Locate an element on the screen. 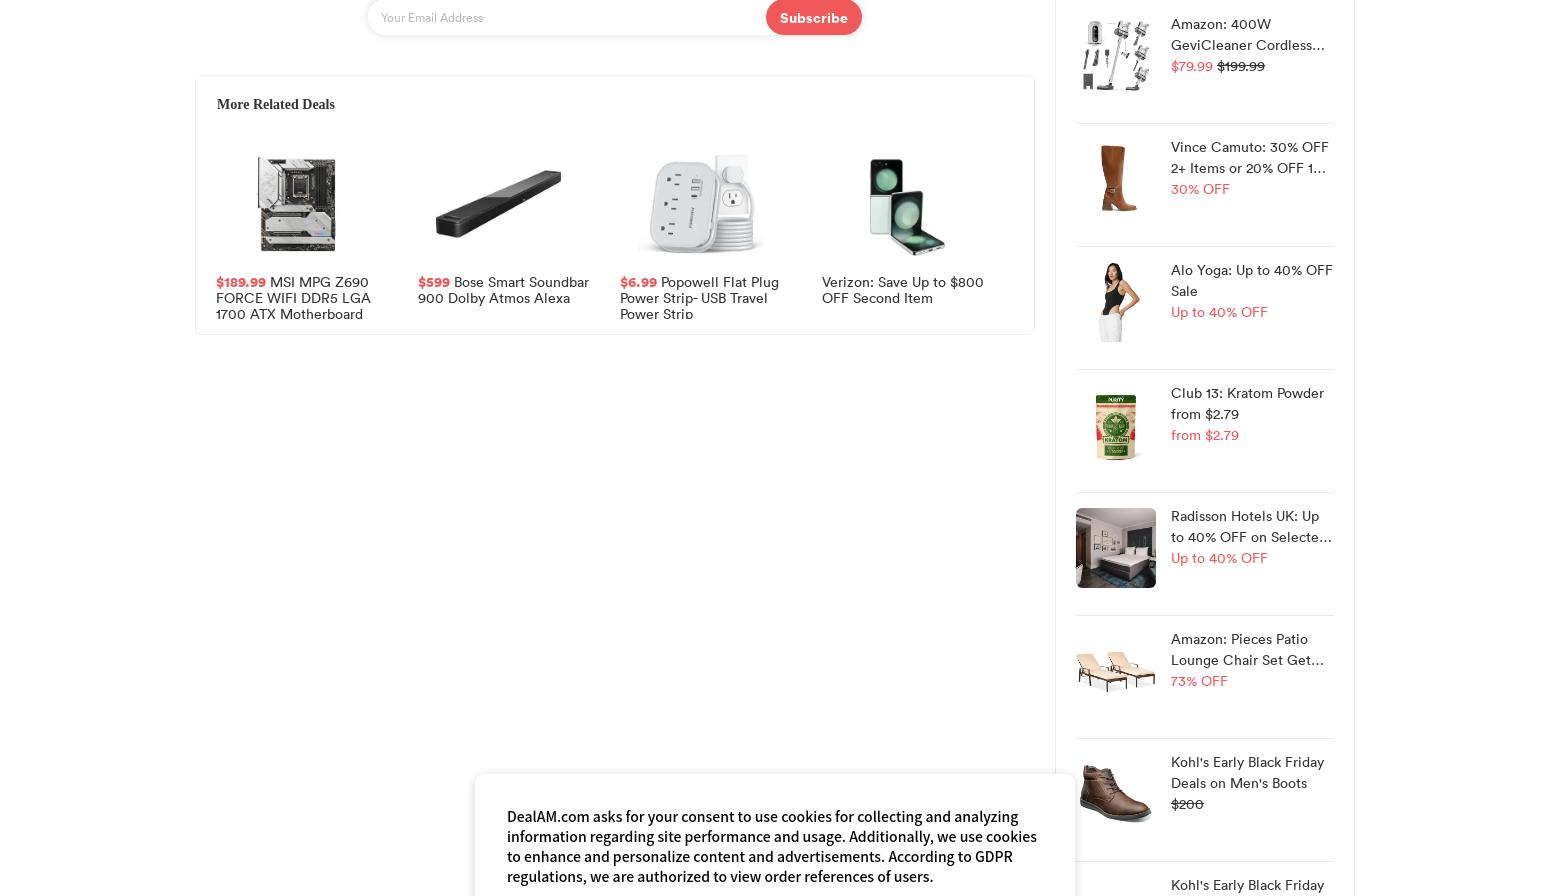  'Apple iPad 10.2-in 64GB Wi-Fi Table' is located at coordinates (802, 729).